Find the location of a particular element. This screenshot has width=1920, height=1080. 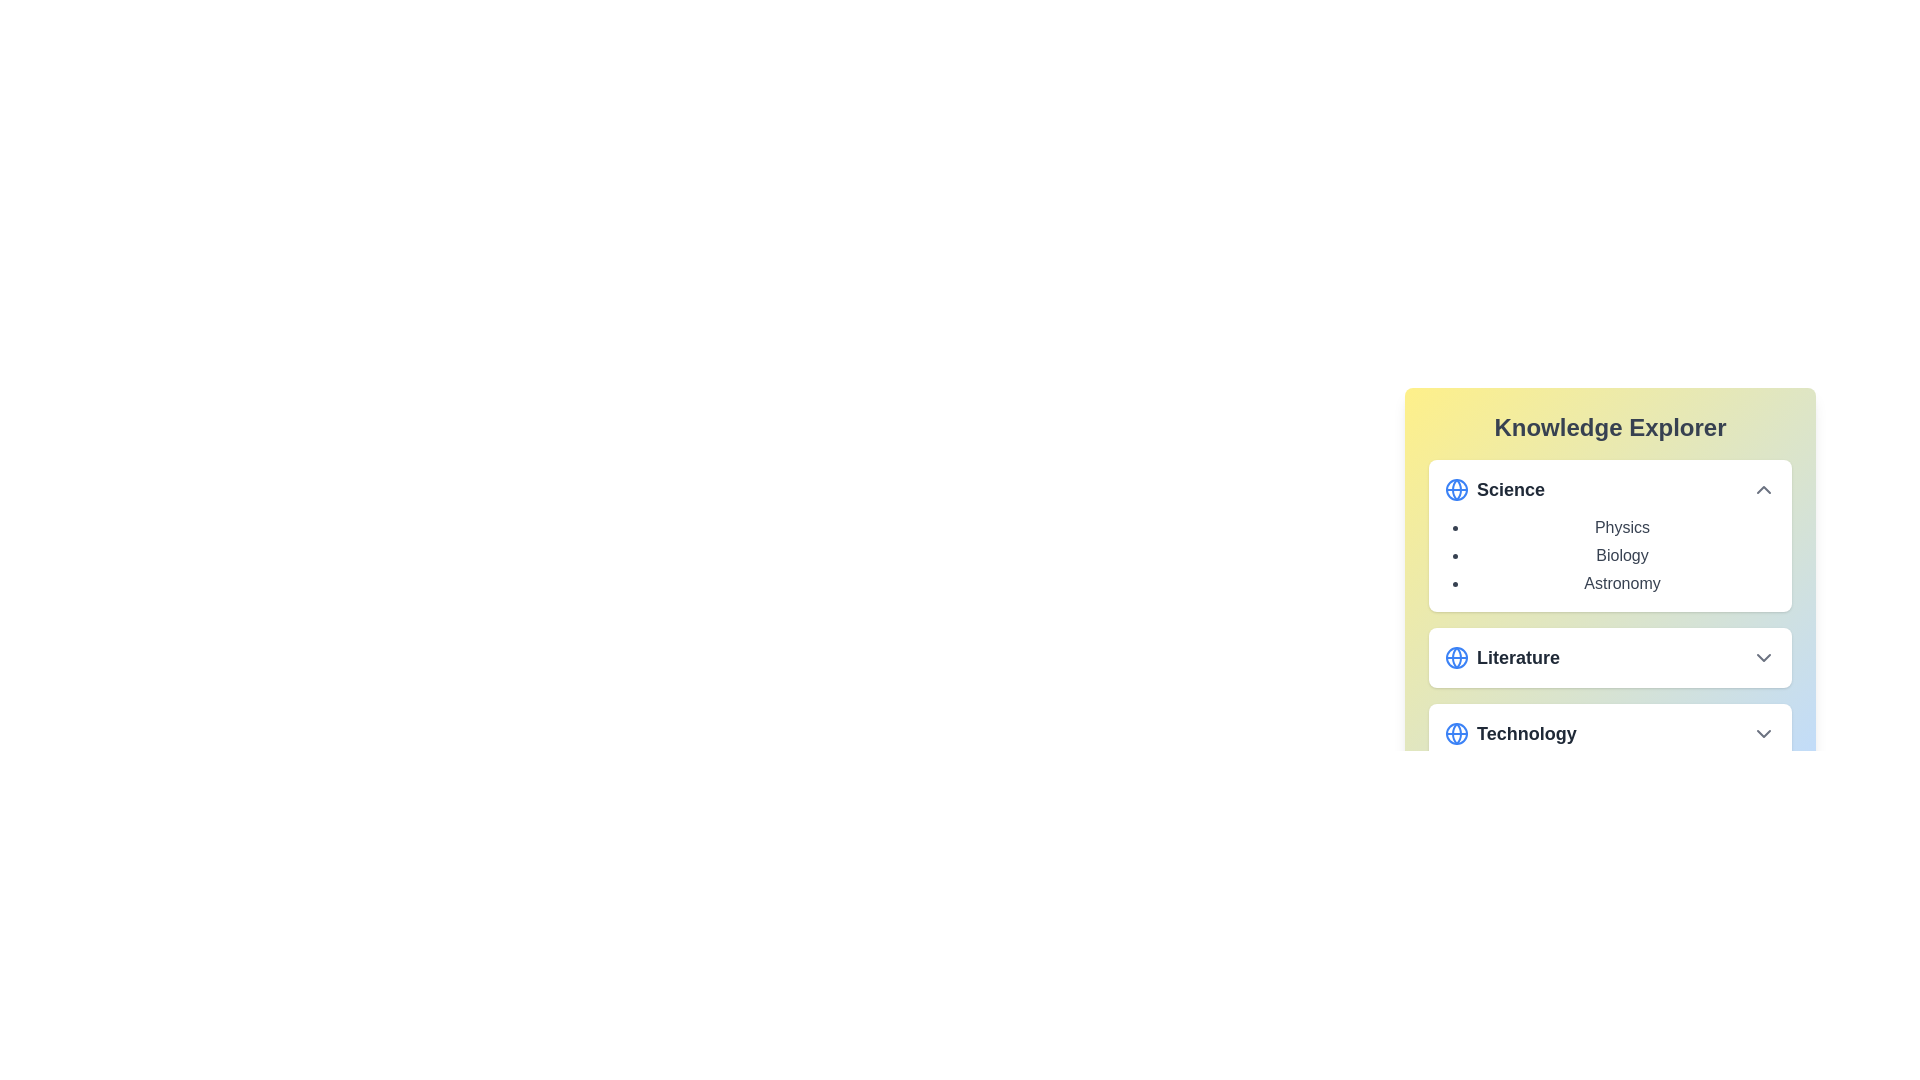

the topic Technology to display additional visual feedback is located at coordinates (1610, 733).